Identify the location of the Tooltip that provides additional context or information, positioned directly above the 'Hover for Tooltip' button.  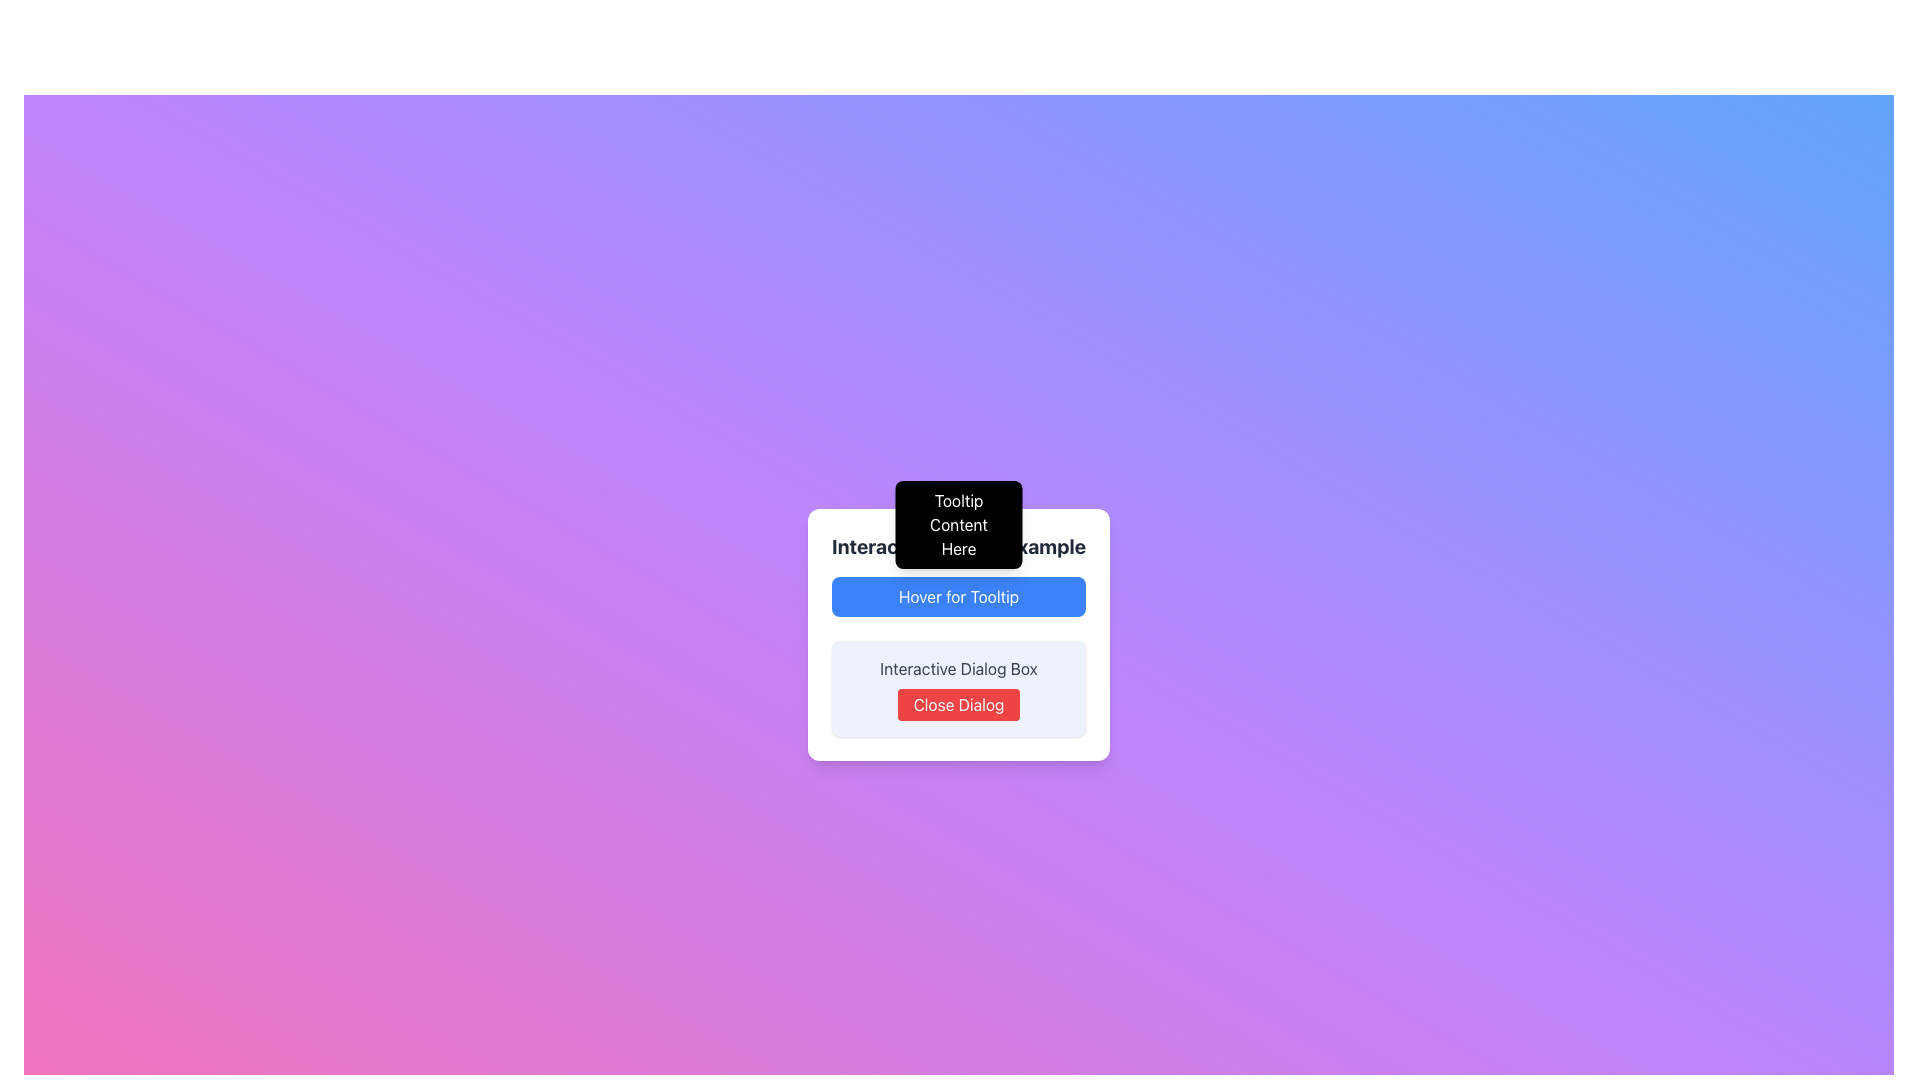
(958, 523).